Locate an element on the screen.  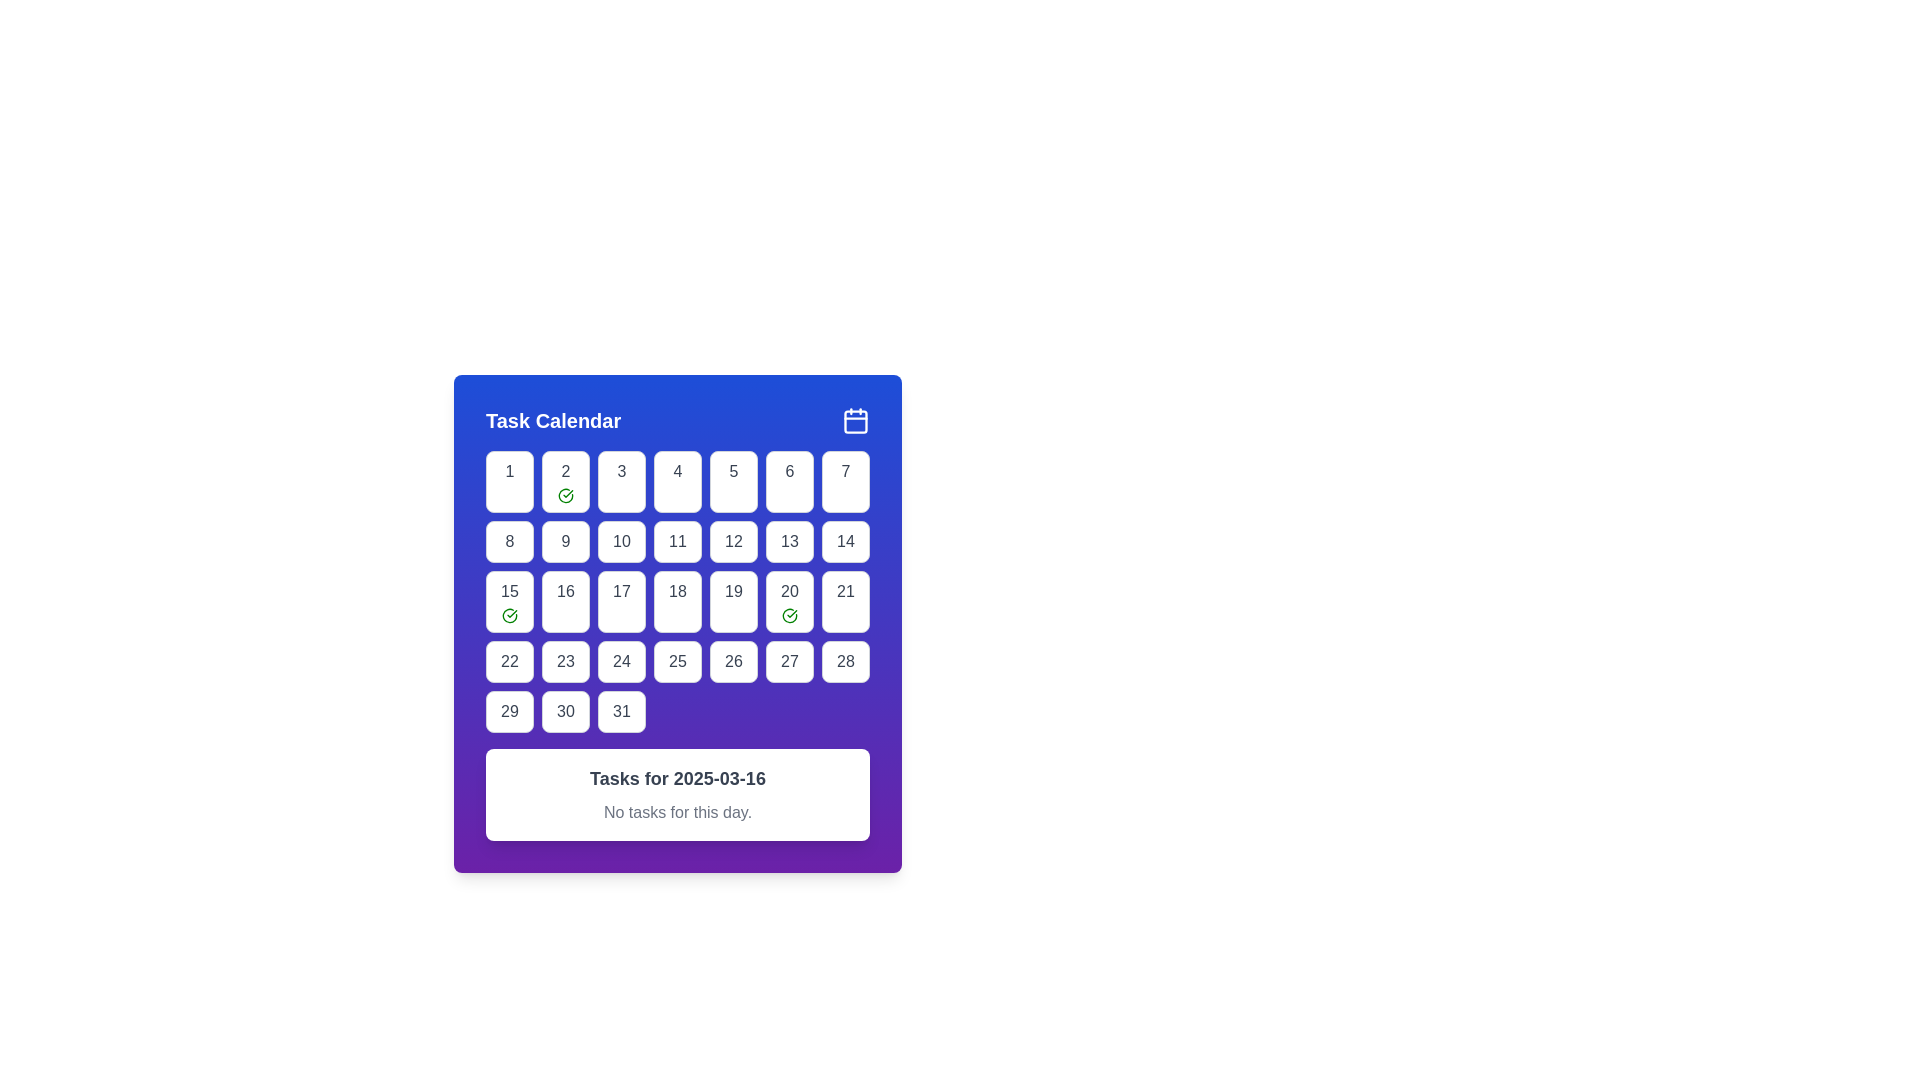
the square button displaying the number '17' to trigger hover effects is located at coordinates (621, 600).